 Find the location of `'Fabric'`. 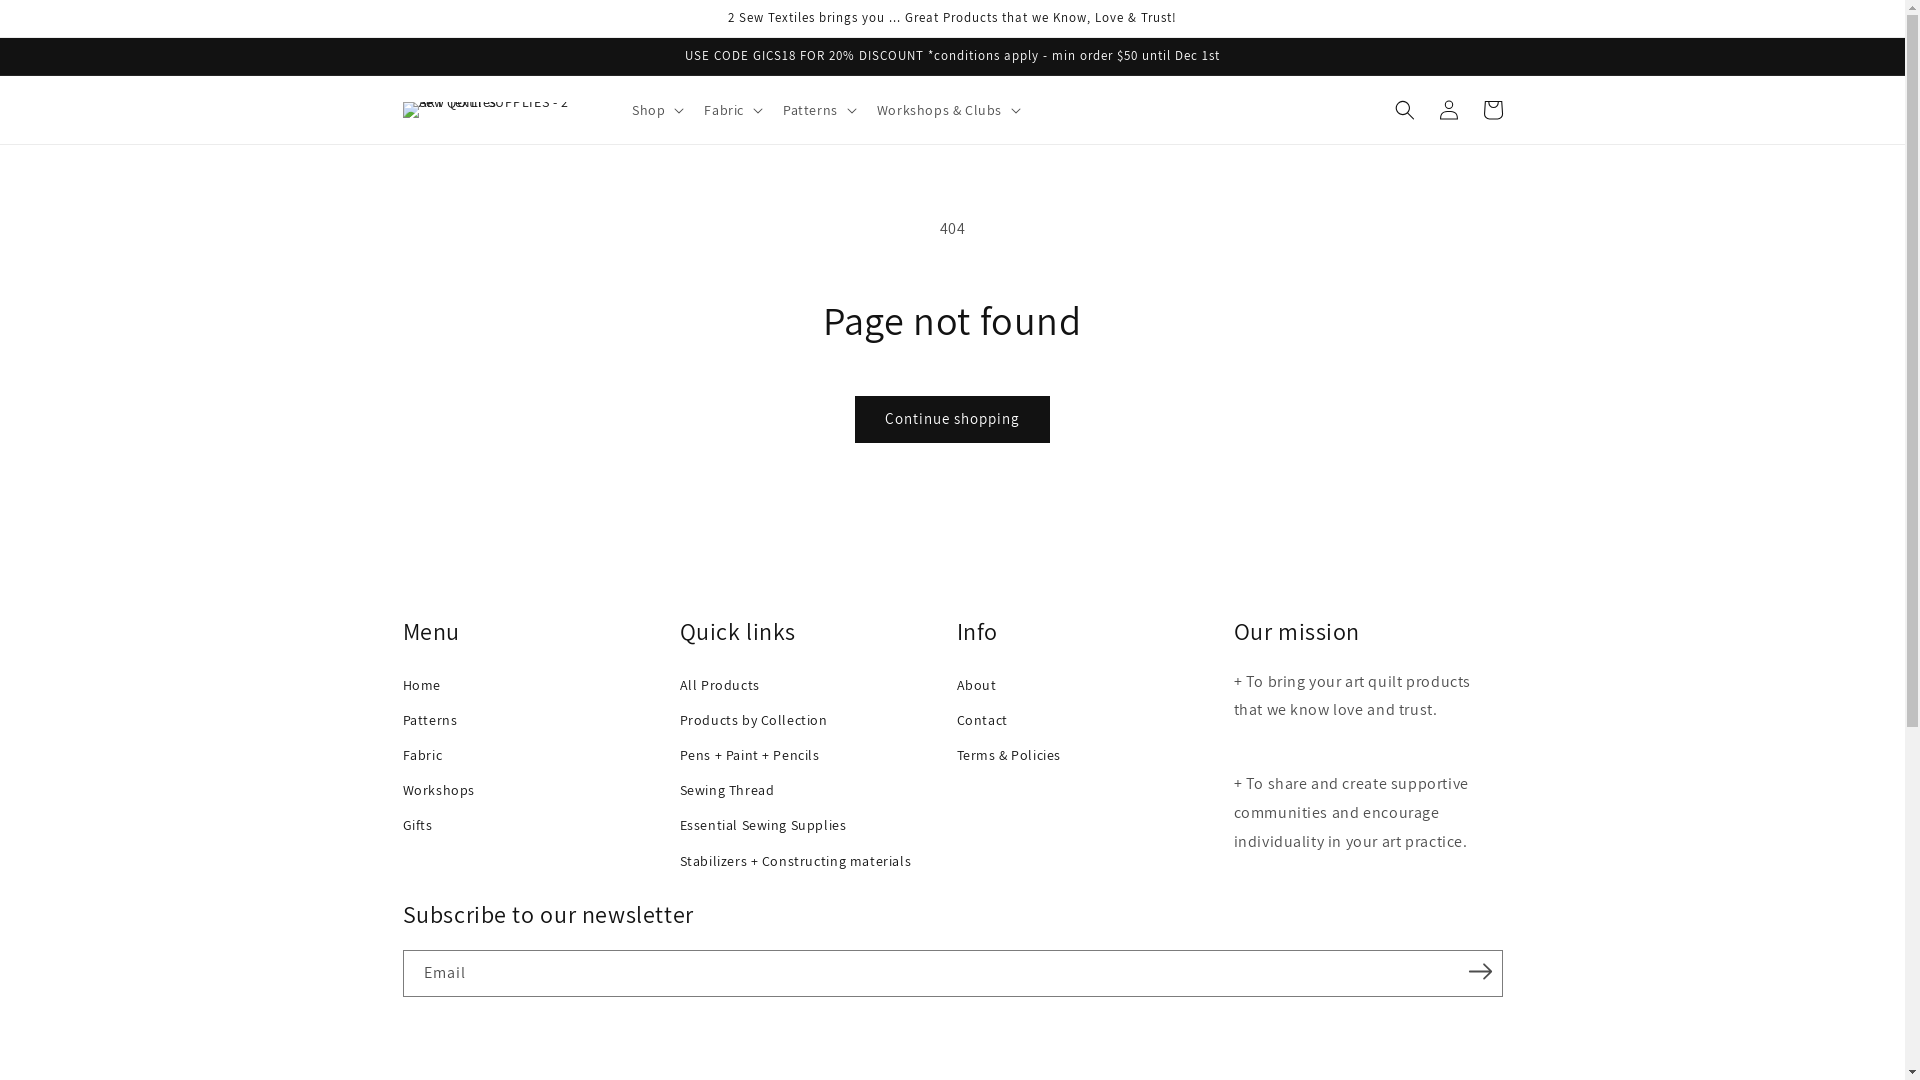

'Fabric' is located at coordinates (401, 755).